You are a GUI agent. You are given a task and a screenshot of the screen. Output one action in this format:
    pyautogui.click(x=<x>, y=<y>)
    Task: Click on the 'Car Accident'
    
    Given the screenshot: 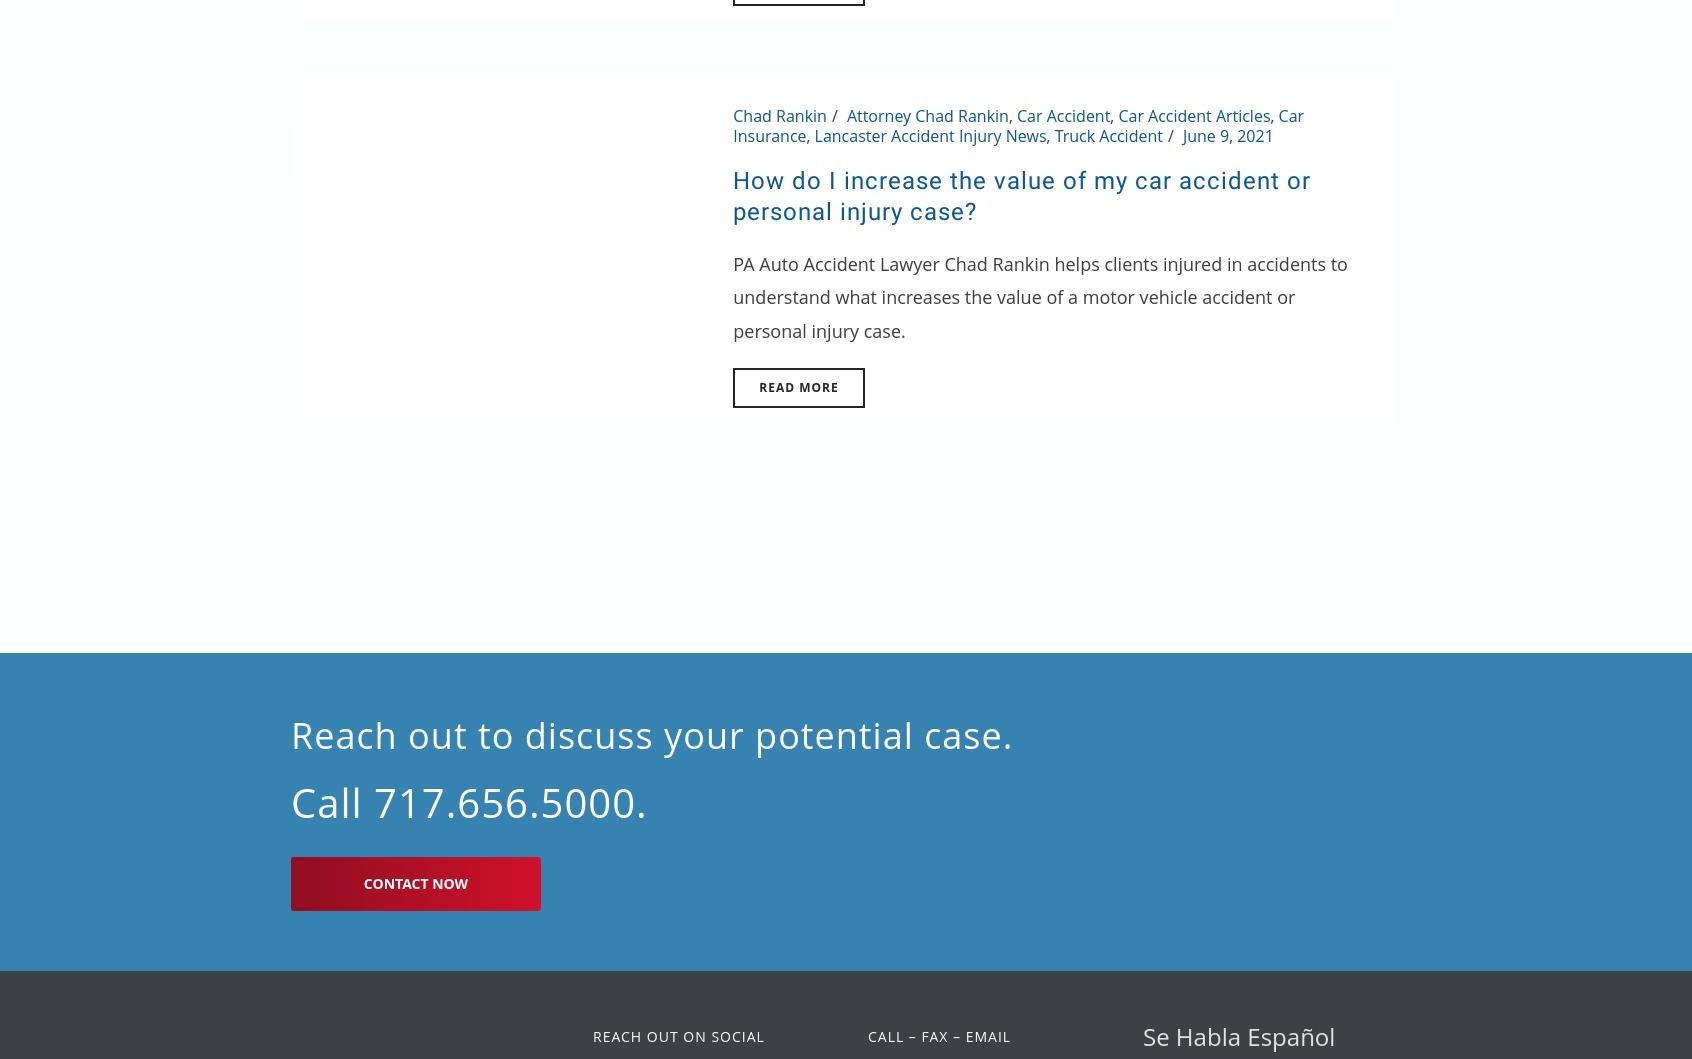 What is the action you would take?
    pyautogui.click(x=1063, y=114)
    